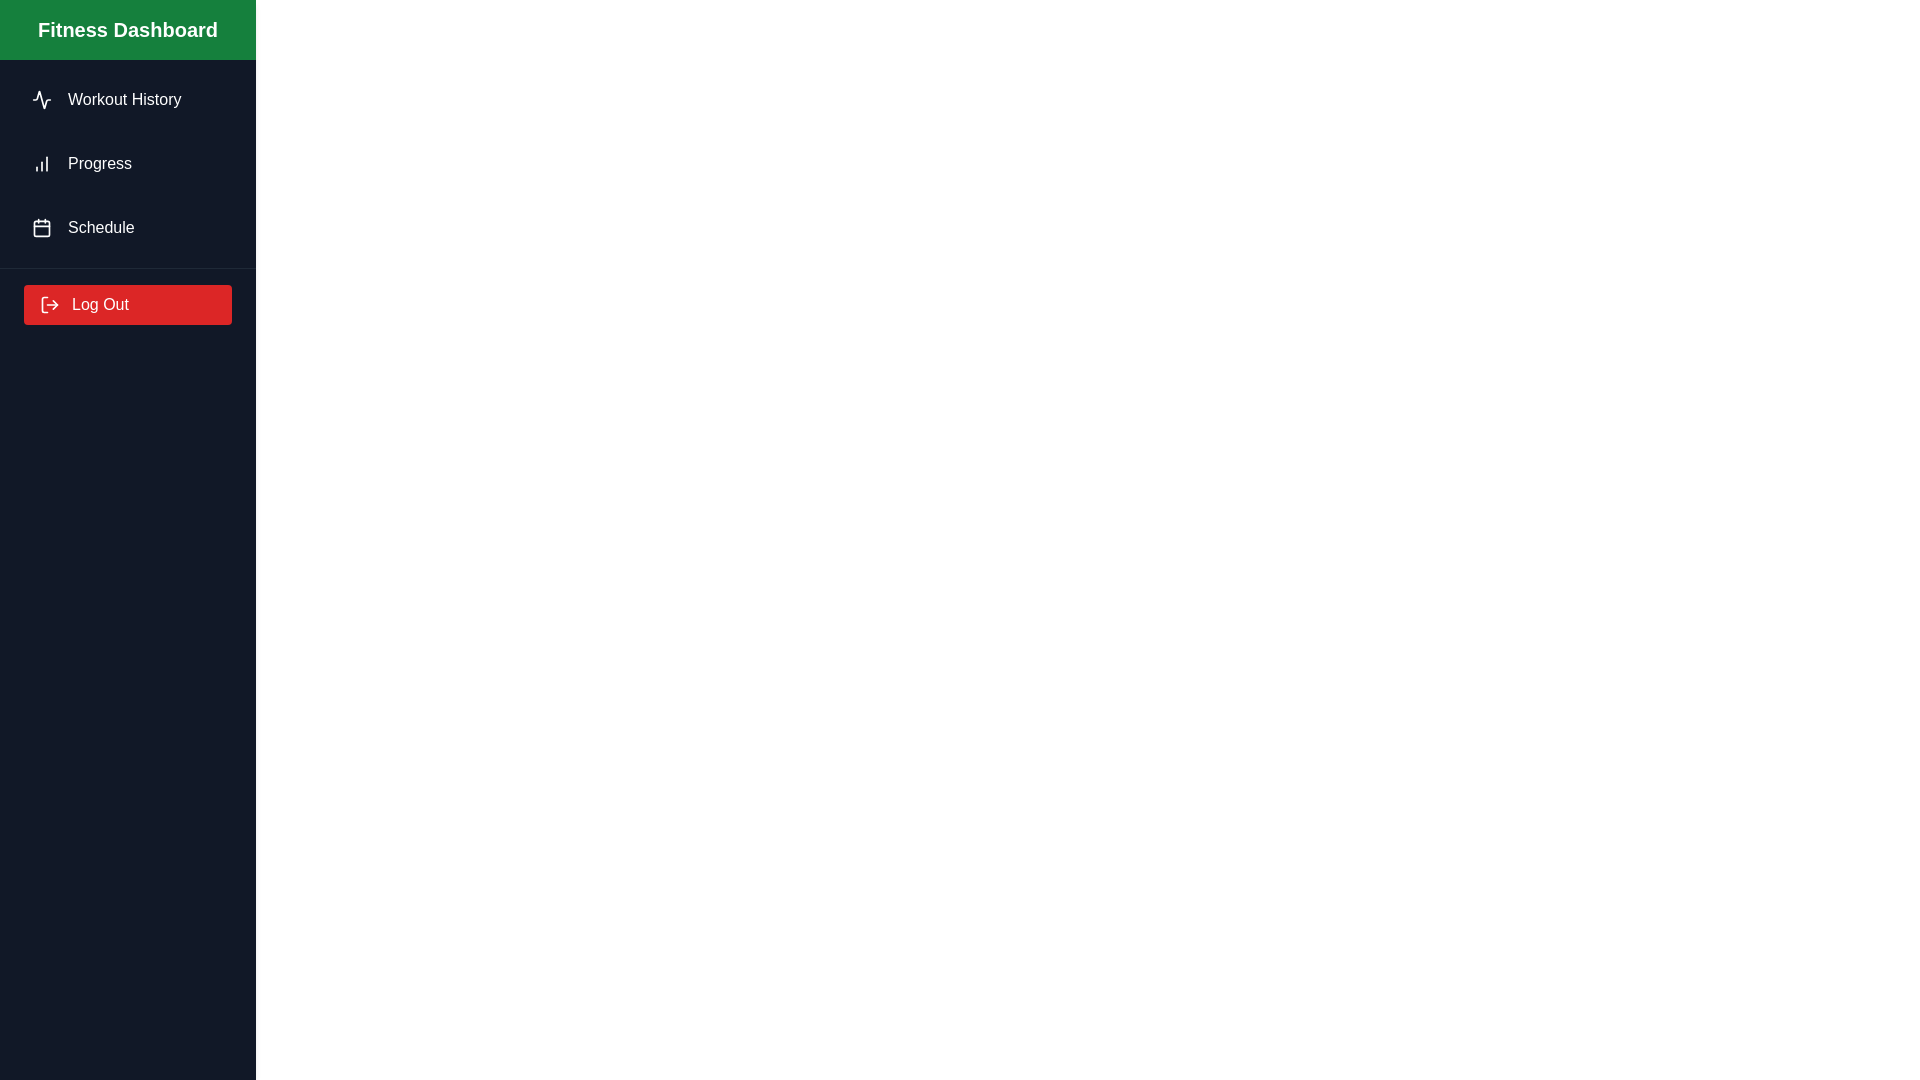 This screenshot has width=1920, height=1080. What do you see at coordinates (127, 100) in the screenshot?
I see `the first item in the sidebar navigation menu` at bounding box center [127, 100].